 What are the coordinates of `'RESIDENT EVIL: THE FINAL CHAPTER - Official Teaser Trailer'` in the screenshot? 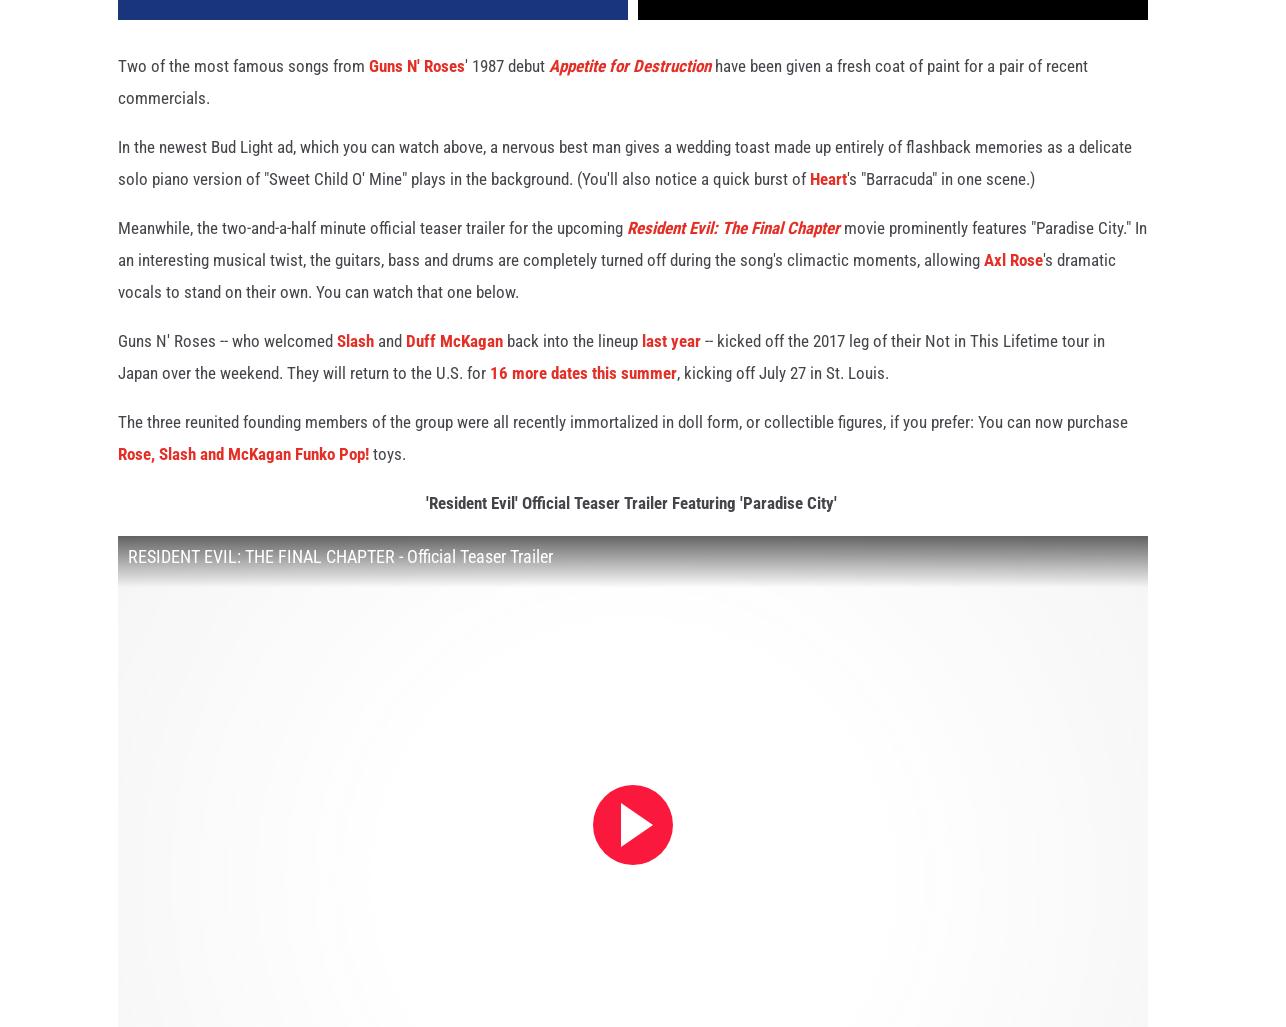 It's located at (339, 578).